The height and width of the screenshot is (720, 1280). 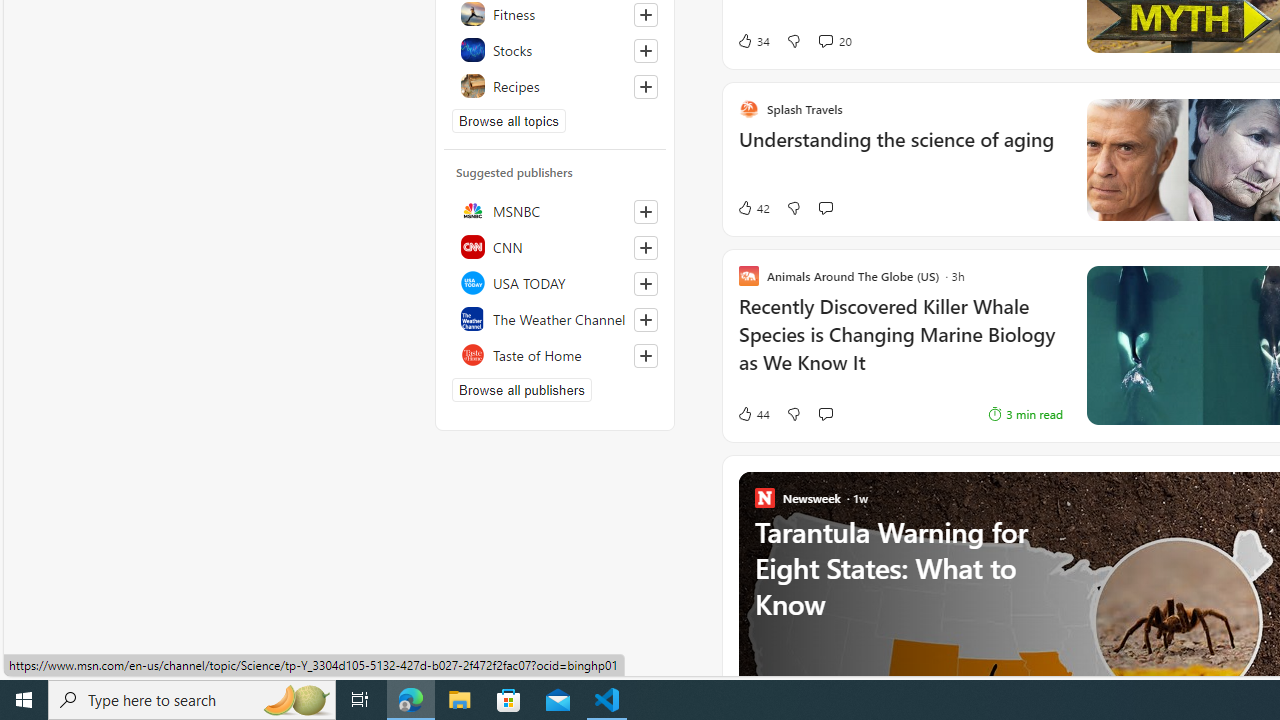 I want to click on 'View comments 20 Comment', so click(x=825, y=41).